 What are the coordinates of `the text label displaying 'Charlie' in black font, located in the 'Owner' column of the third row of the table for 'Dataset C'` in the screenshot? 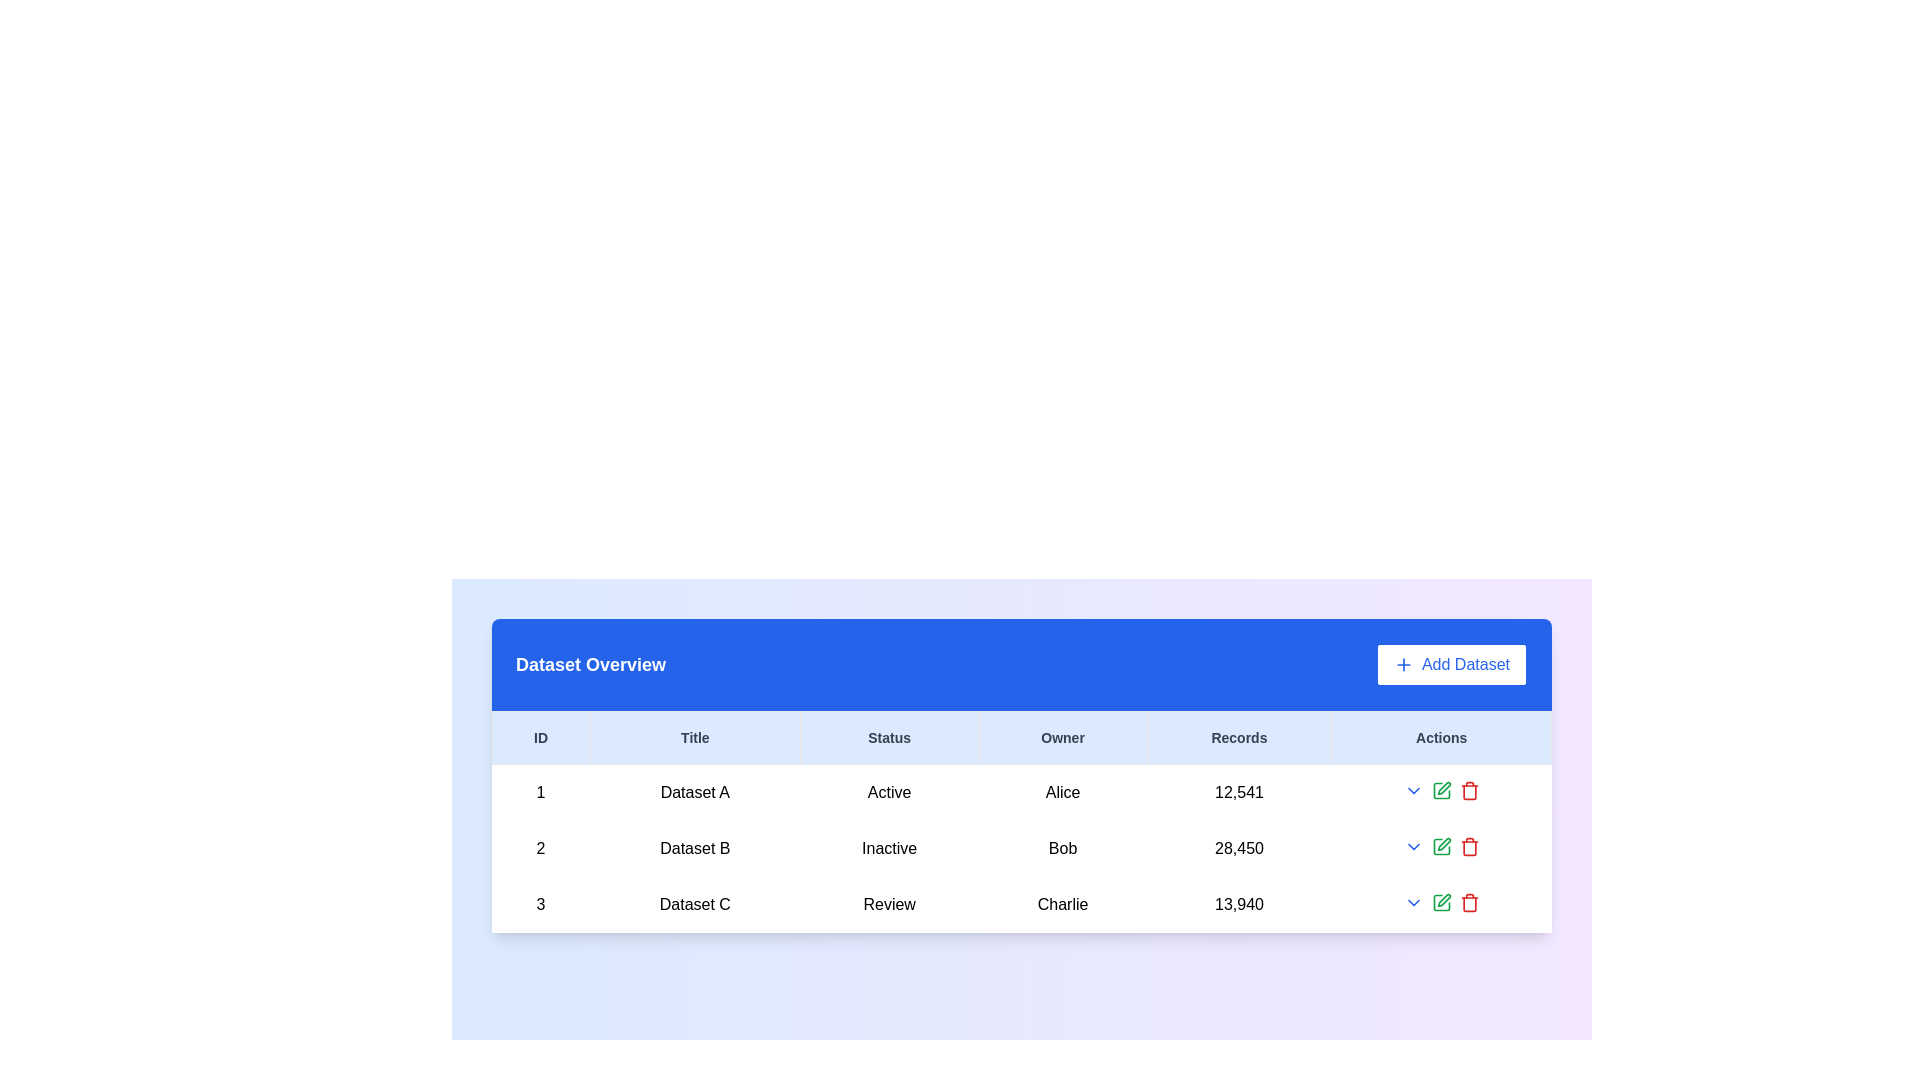 It's located at (1062, 905).